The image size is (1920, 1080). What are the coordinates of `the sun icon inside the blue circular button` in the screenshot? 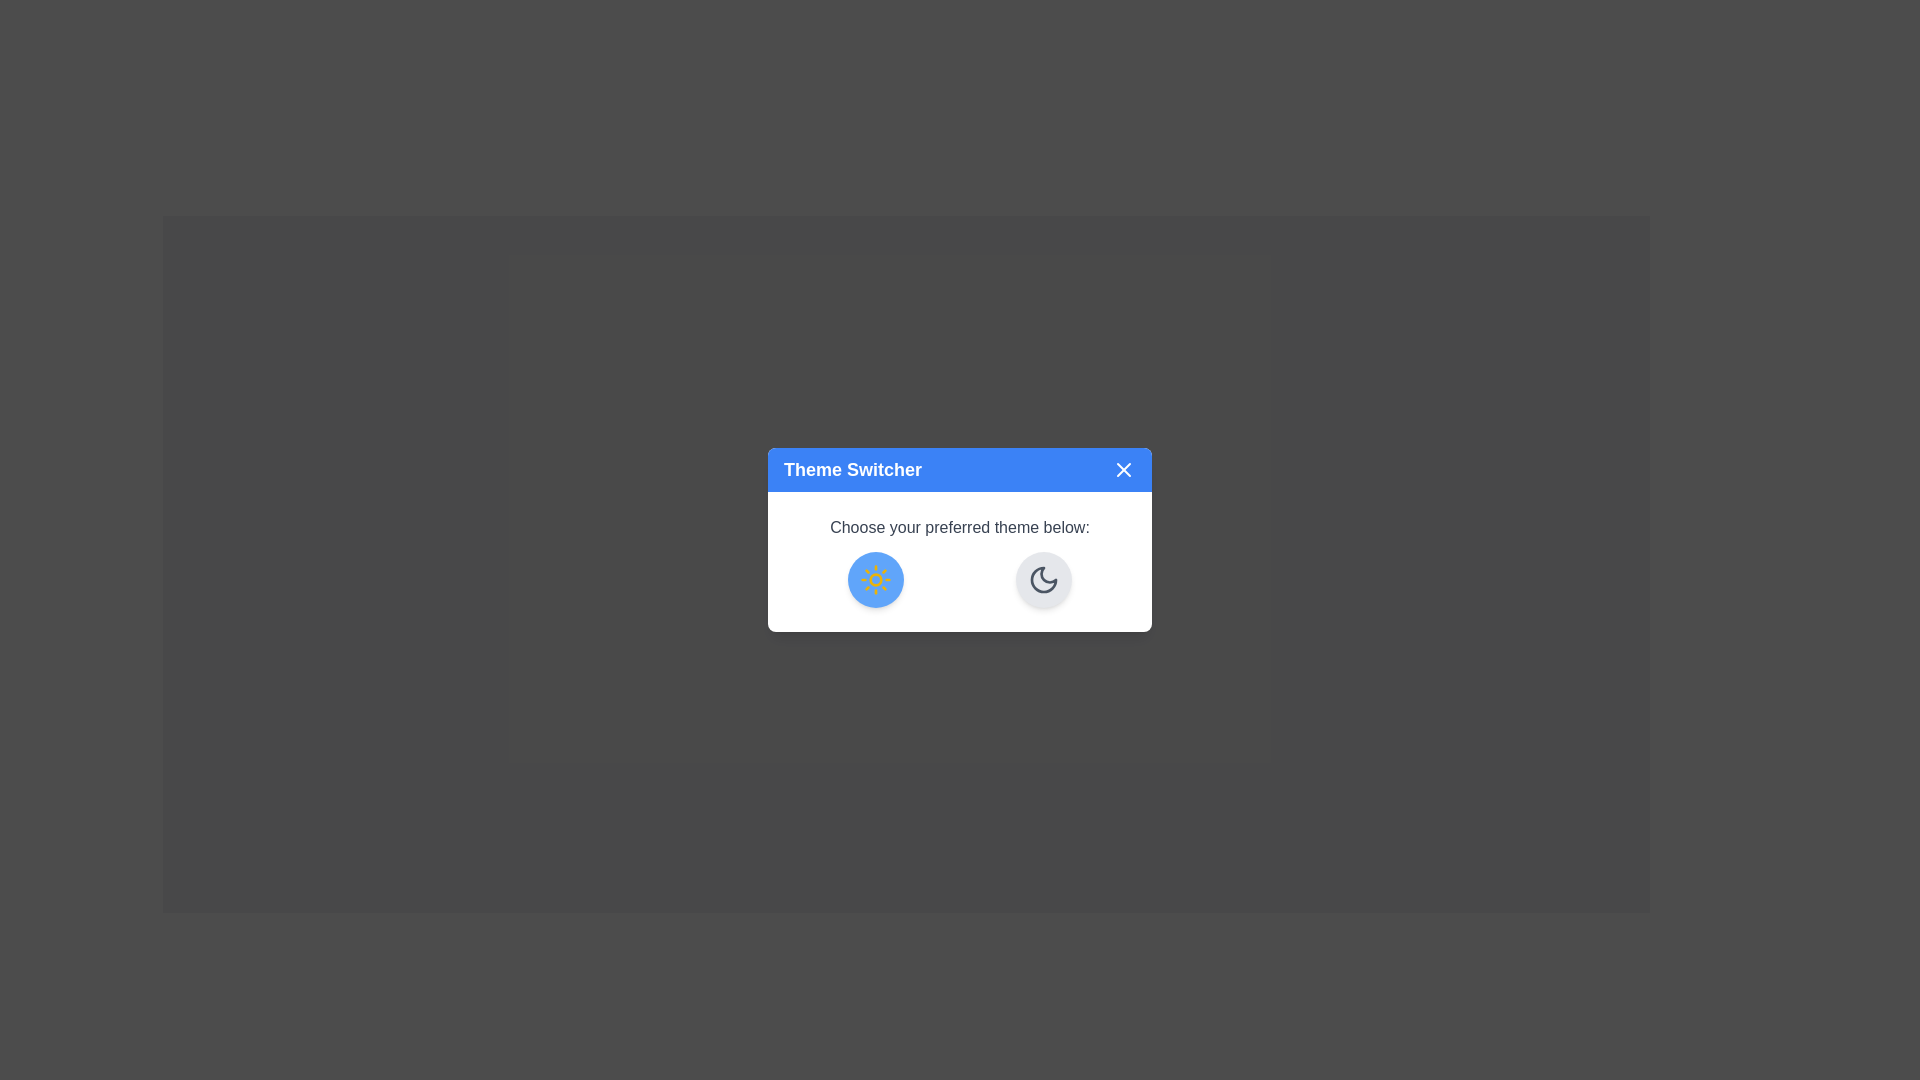 It's located at (875, 579).